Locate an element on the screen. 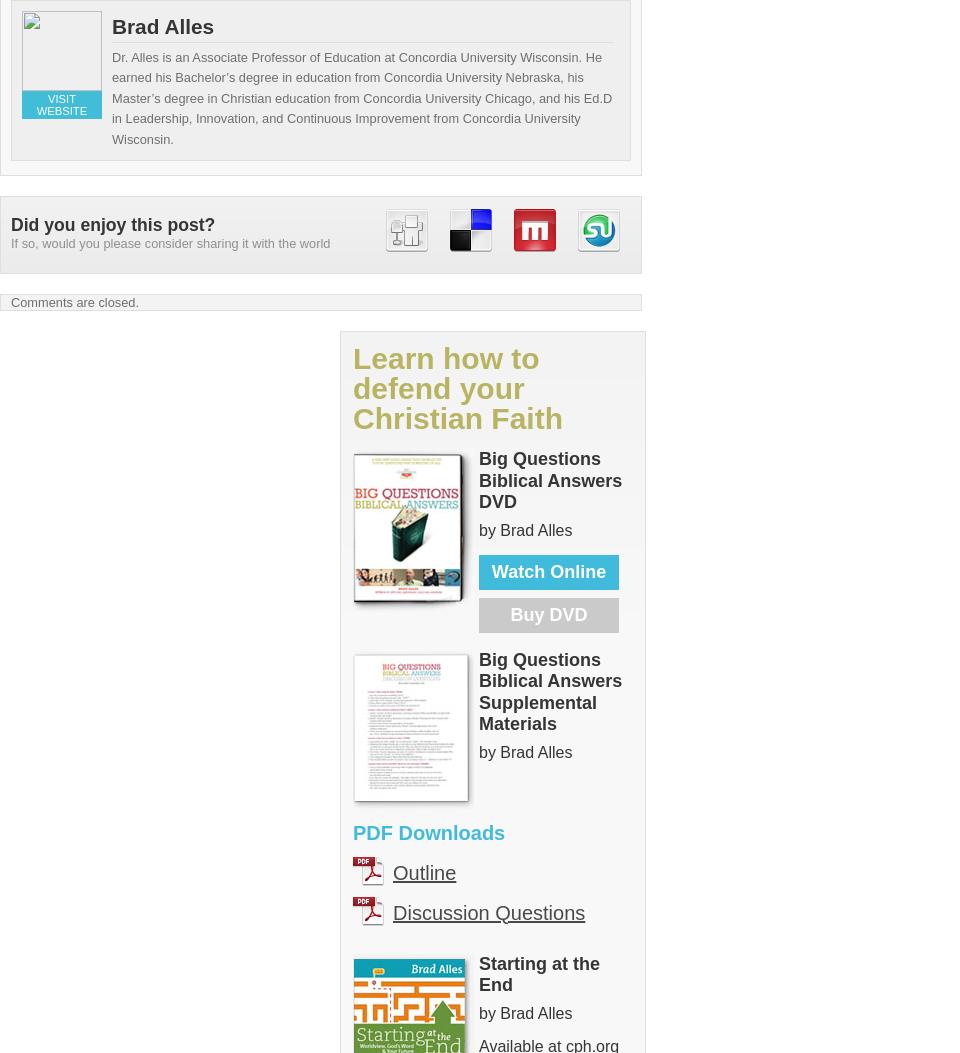 The image size is (960, 1053). 'If so, would you please consider sharing it with the world' is located at coordinates (10, 242).